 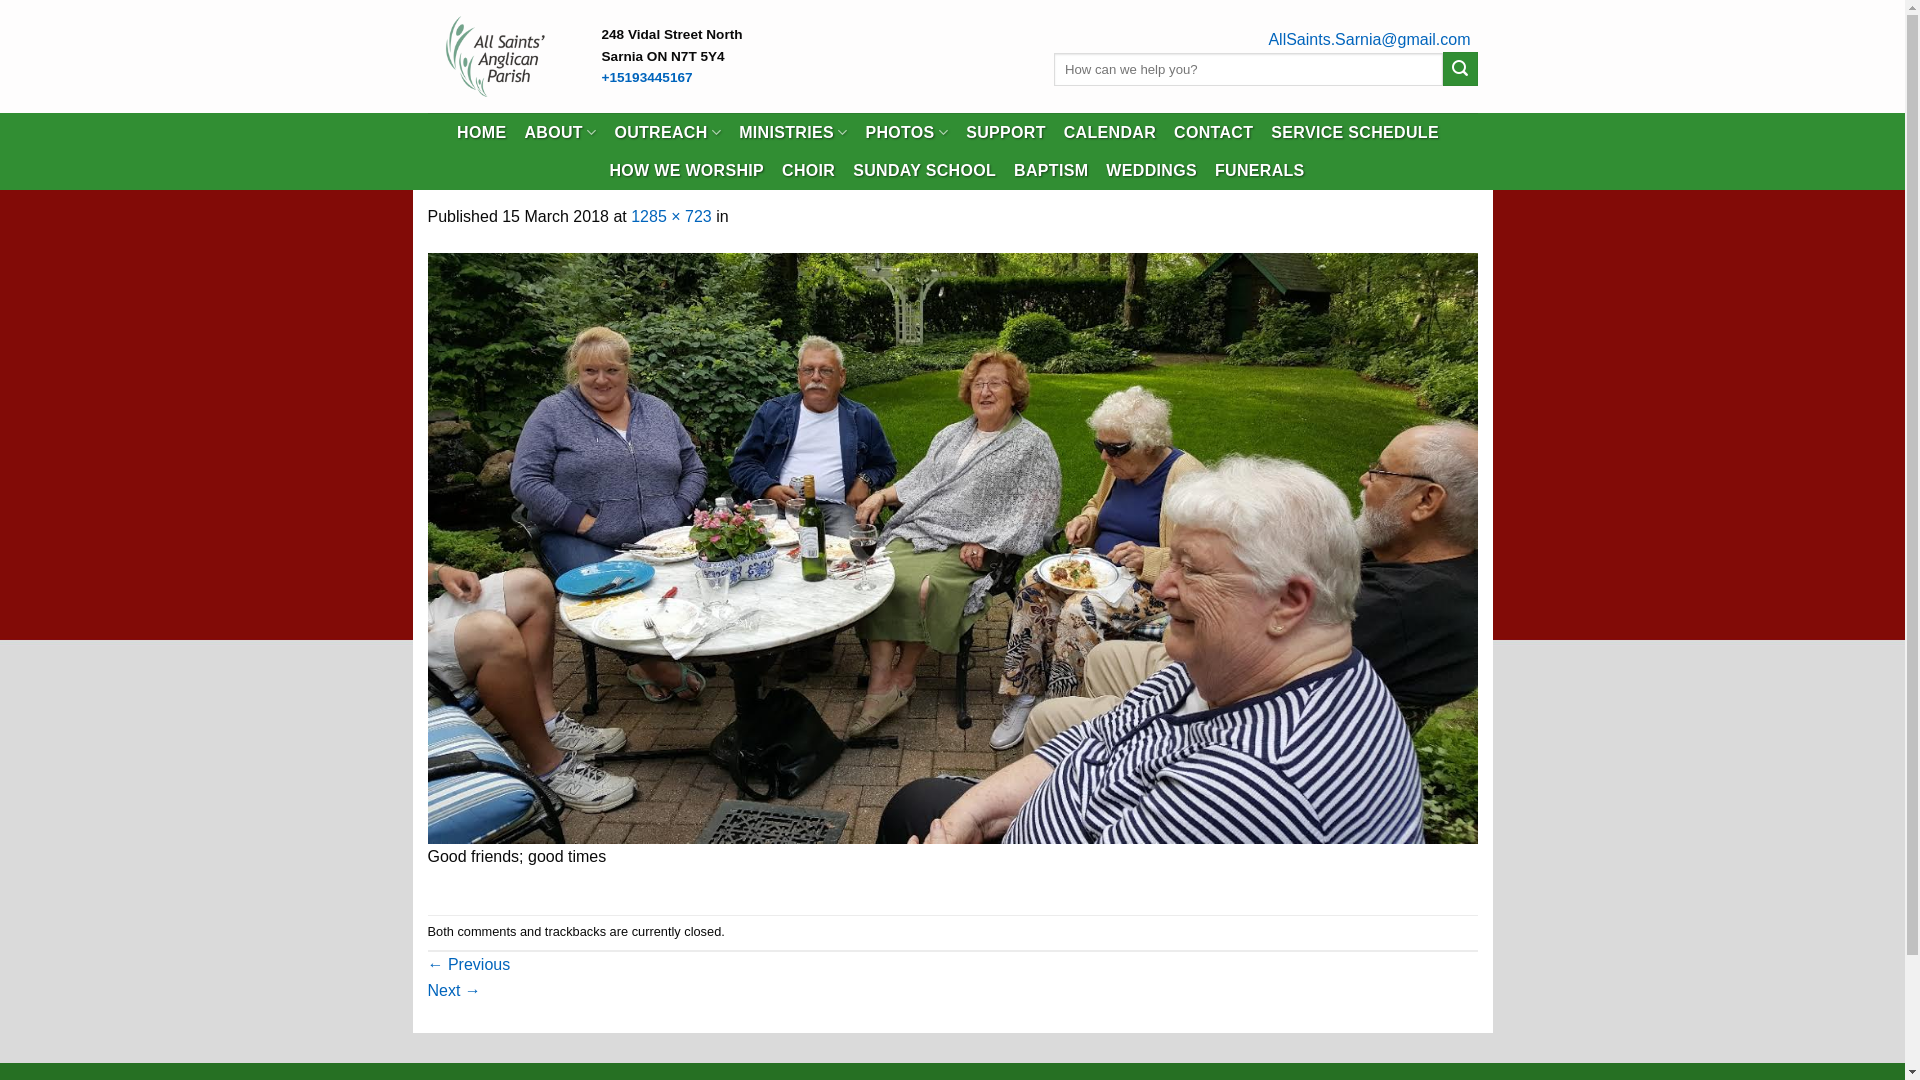 I want to click on 'HOW WE WORSHIP', so click(x=608, y=169).